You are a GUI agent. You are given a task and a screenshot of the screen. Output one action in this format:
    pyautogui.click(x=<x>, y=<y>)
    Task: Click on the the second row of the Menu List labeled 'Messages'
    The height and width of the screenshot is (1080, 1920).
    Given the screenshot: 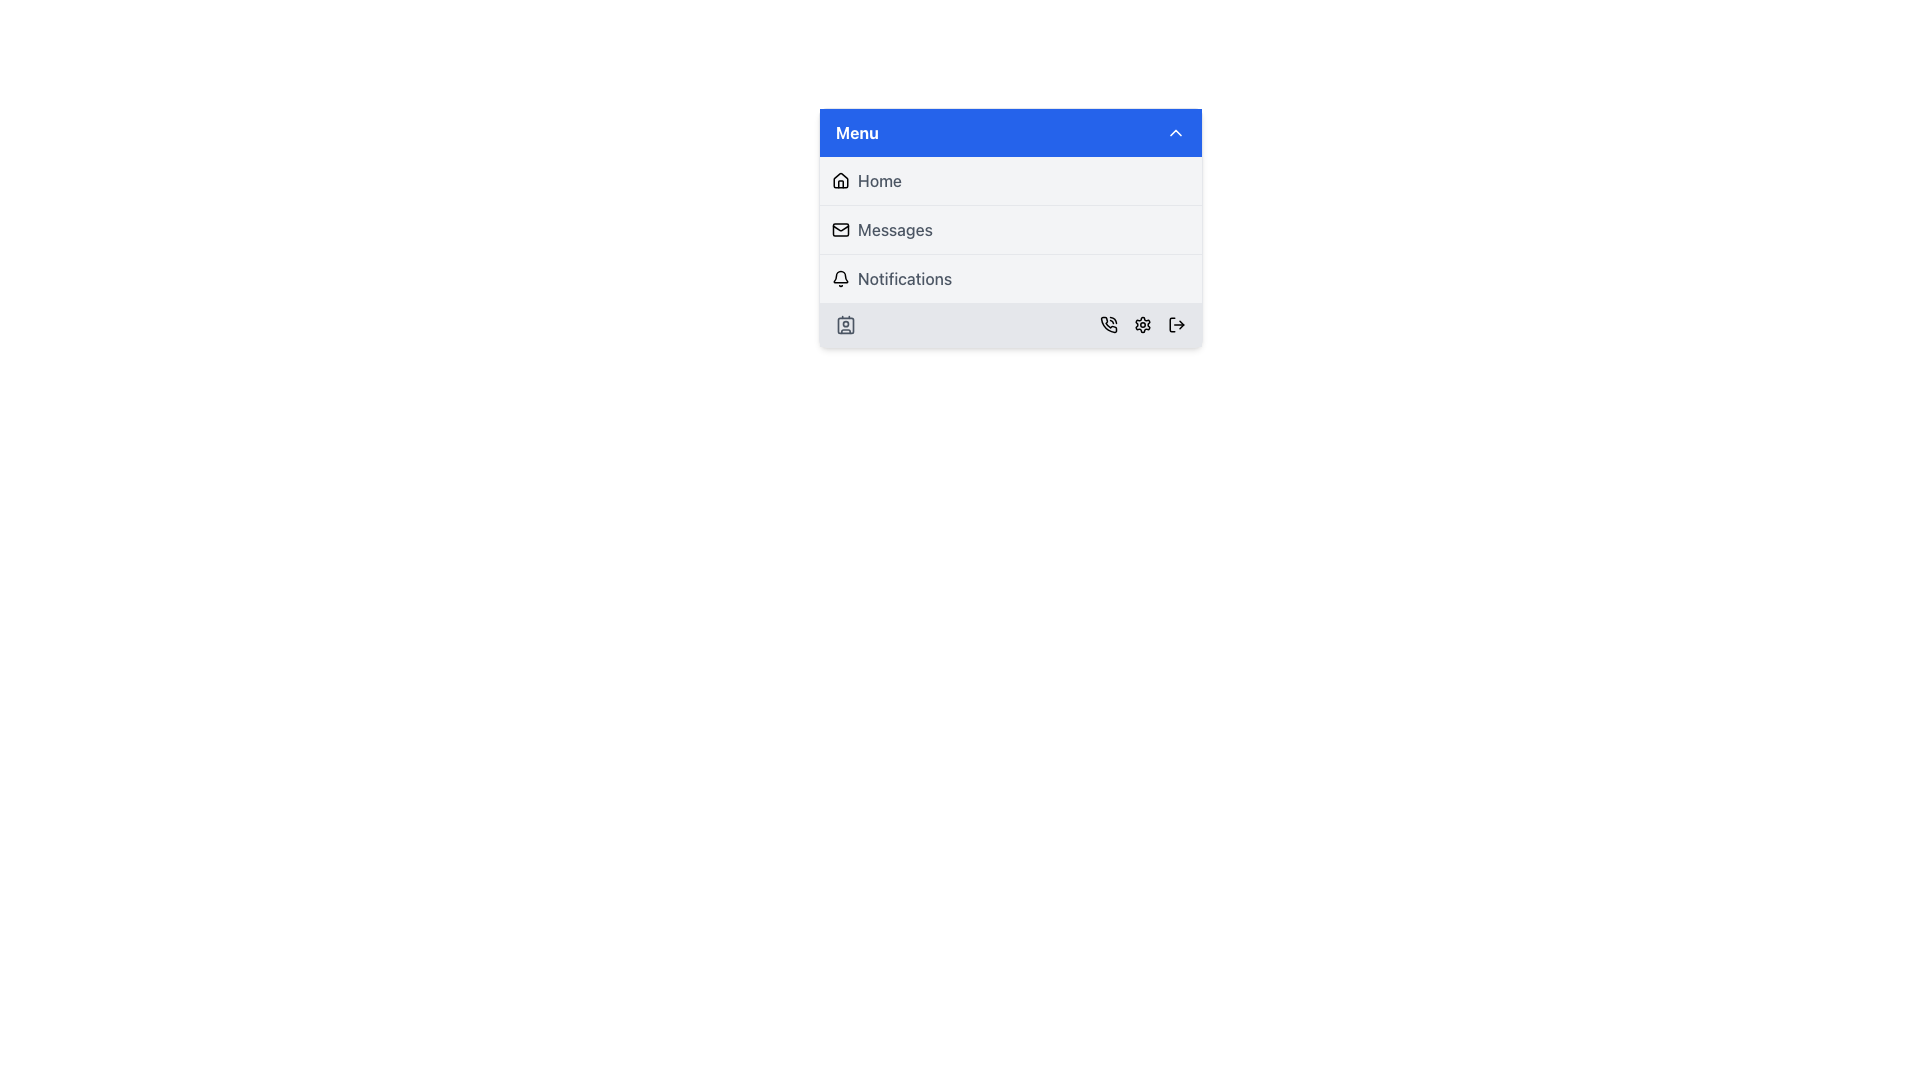 What is the action you would take?
    pyautogui.click(x=1011, y=229)
    